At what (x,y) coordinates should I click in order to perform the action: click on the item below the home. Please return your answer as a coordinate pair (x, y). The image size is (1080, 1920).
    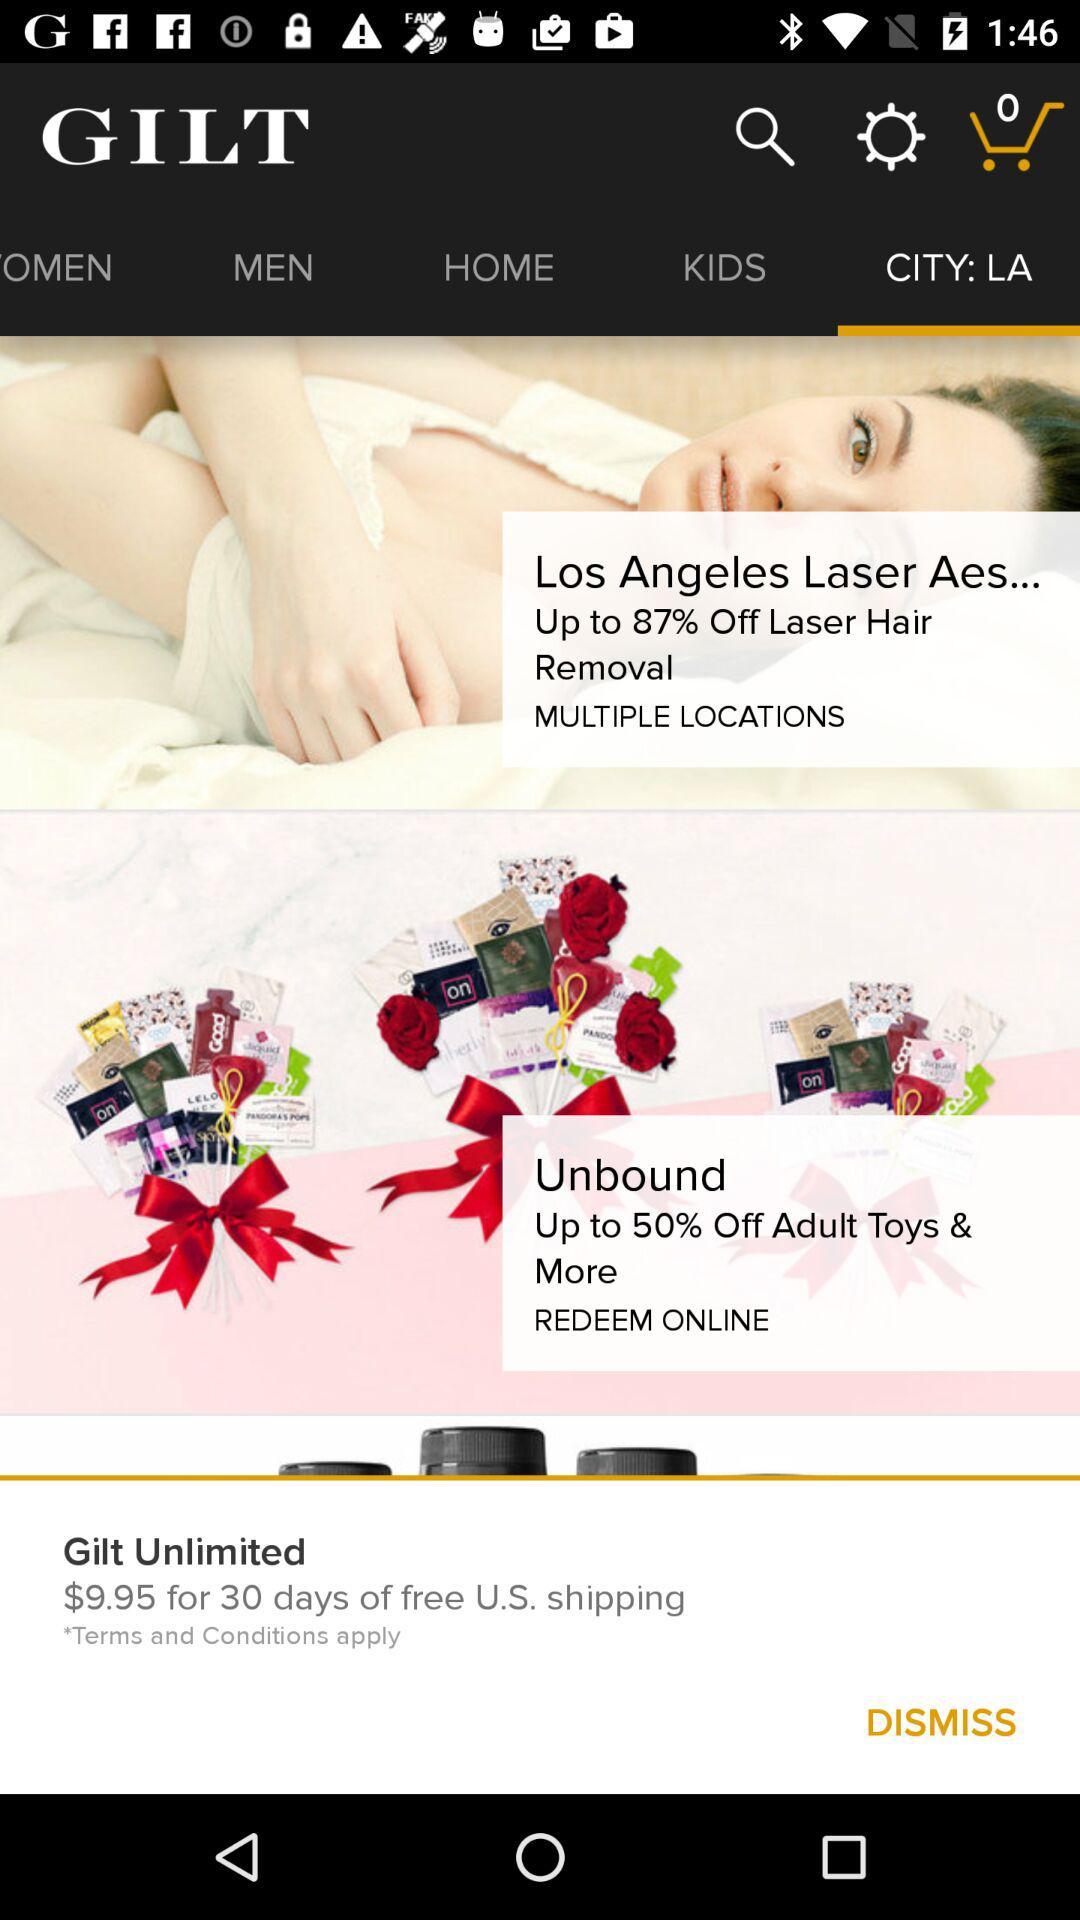
    Looking at the image, I should click on (790, 570).